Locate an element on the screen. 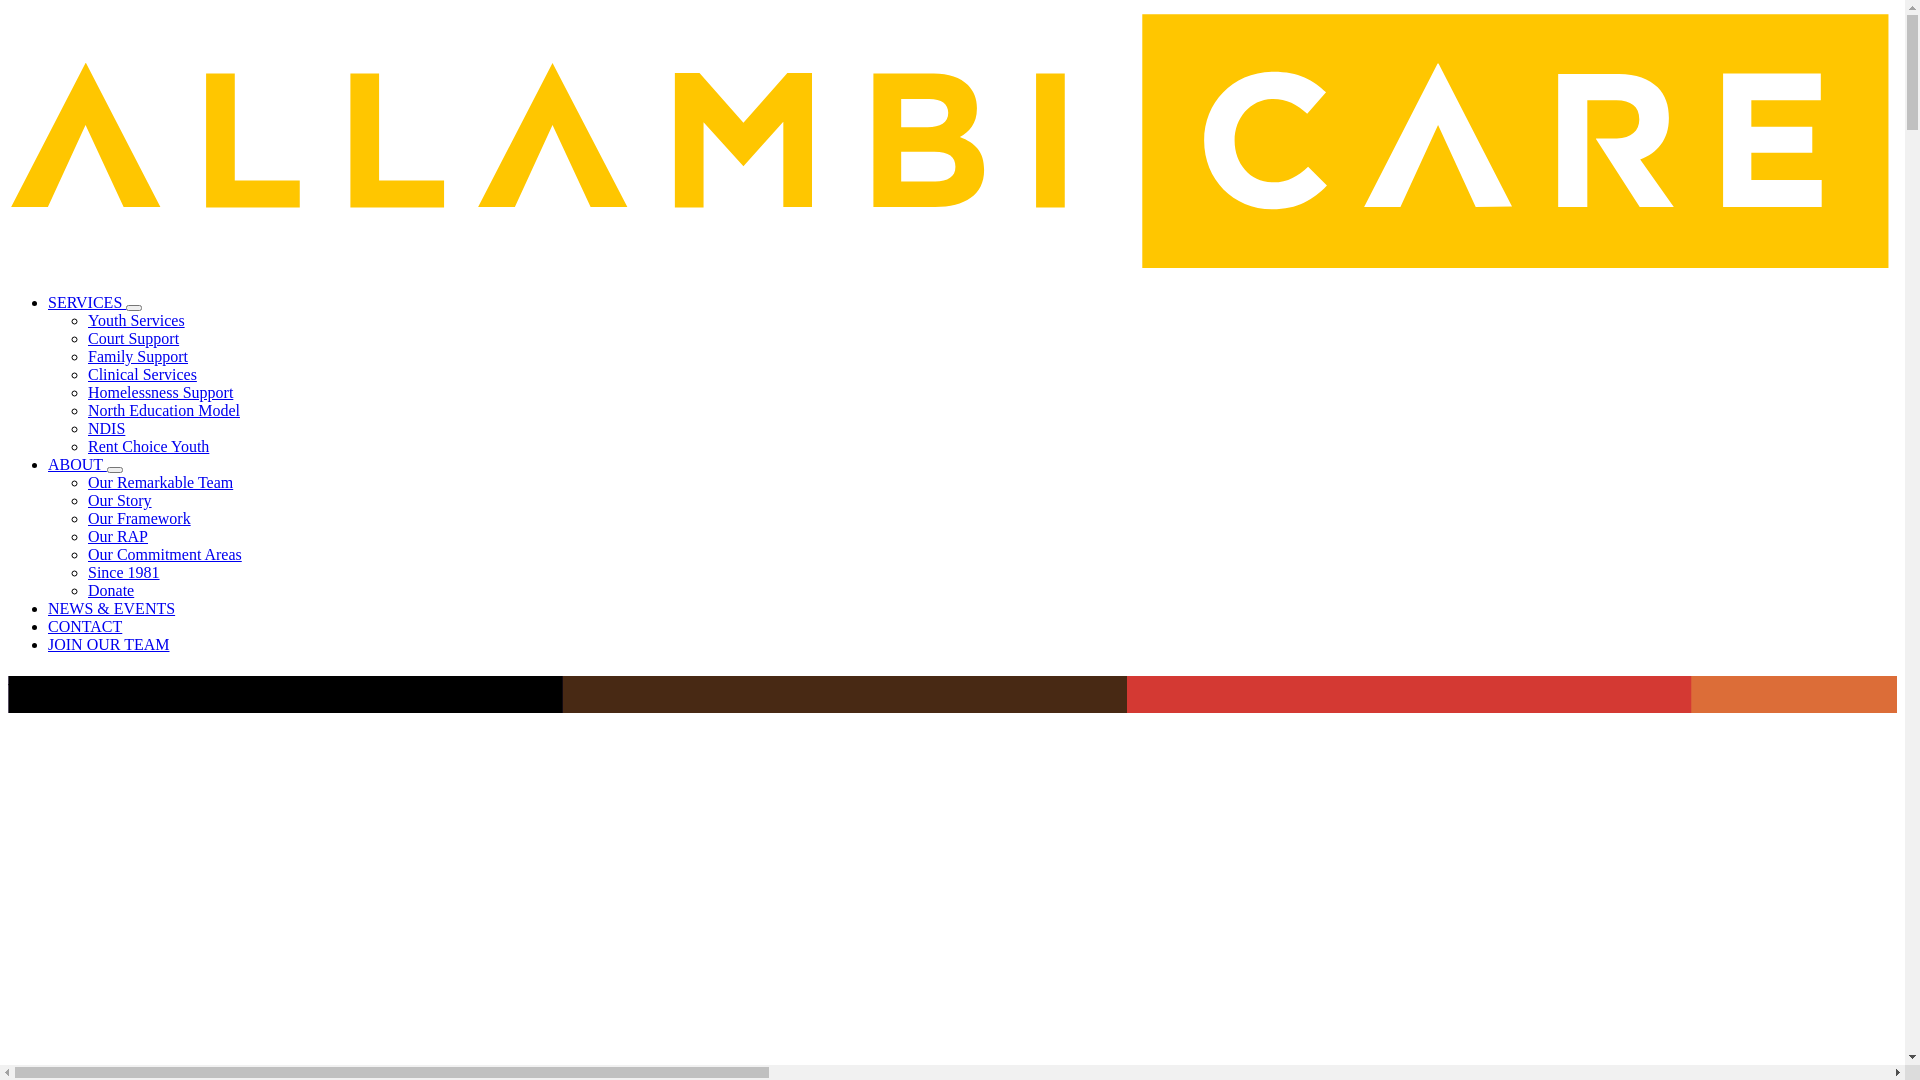  'Our RAP' is located at coordinates (117, 535).